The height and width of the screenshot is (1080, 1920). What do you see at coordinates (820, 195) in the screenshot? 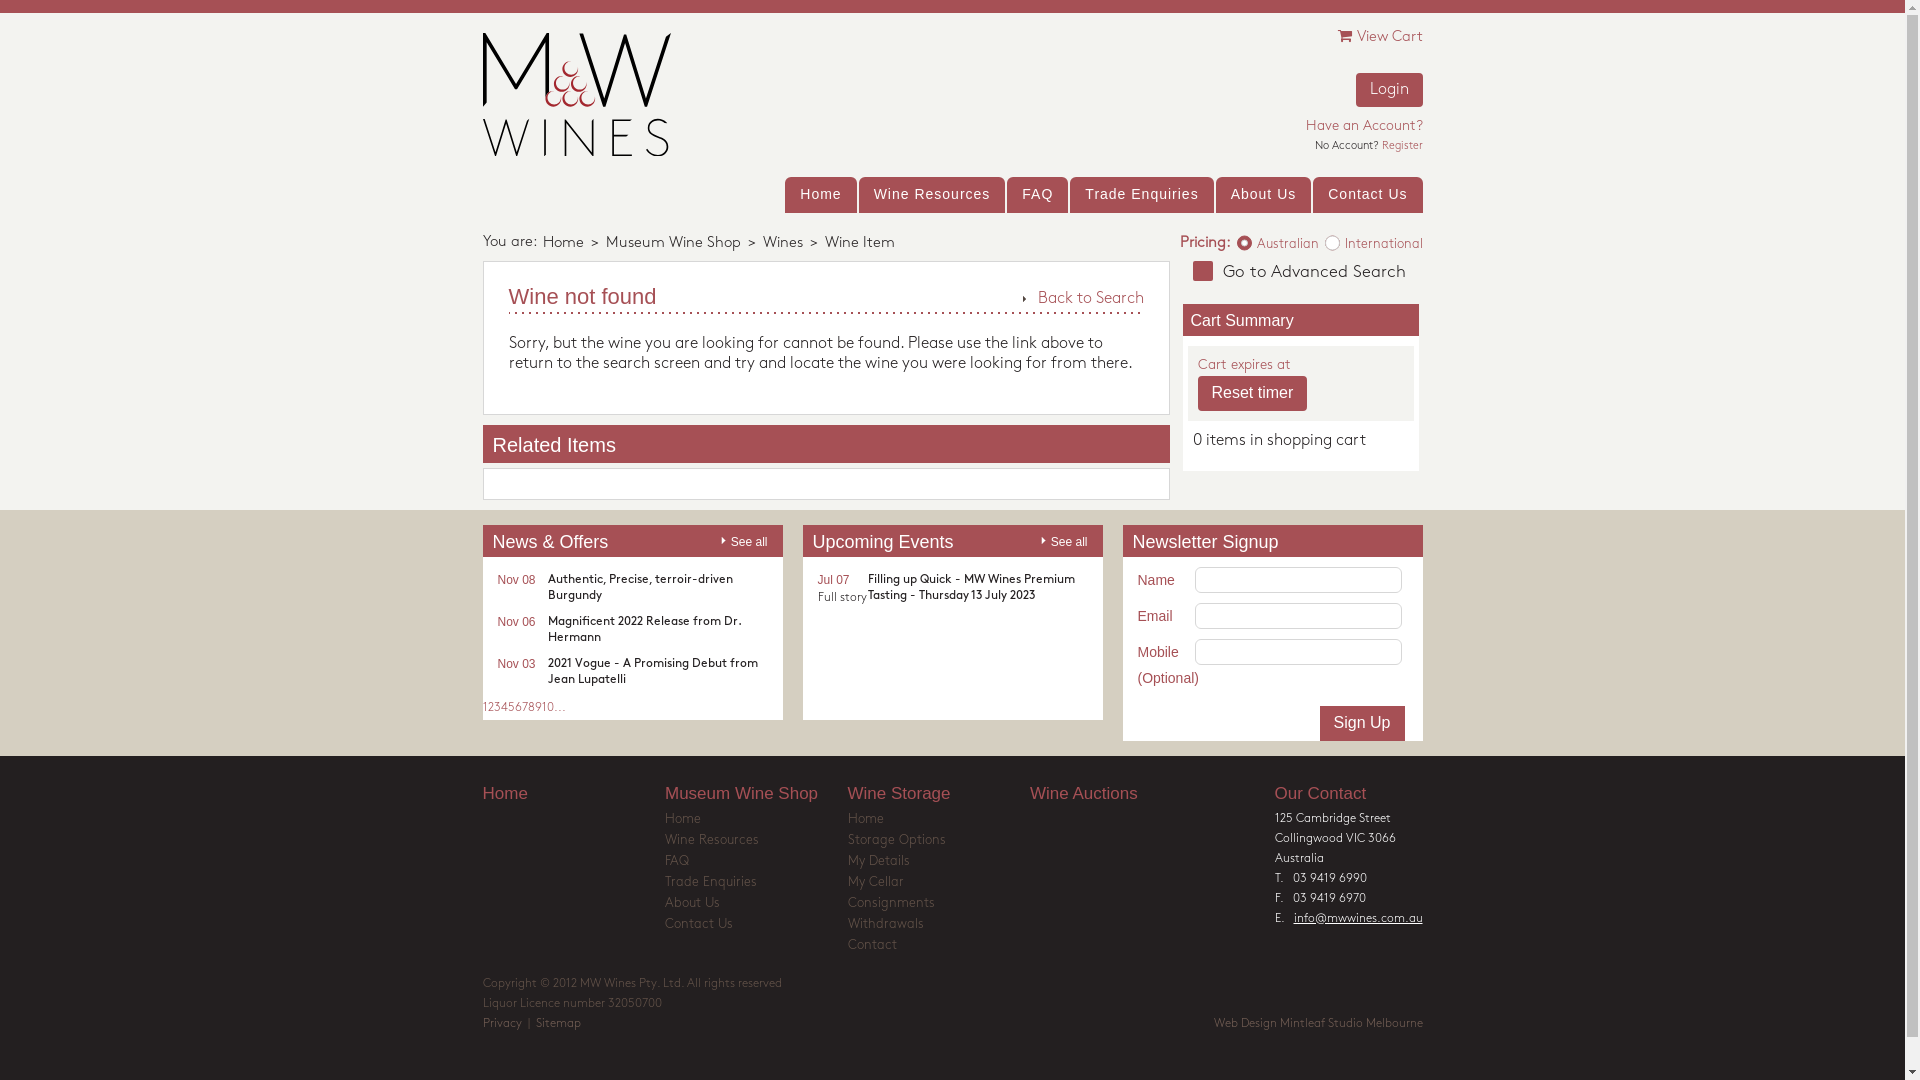
I see `'Home'` at bounding box center [820, 195].